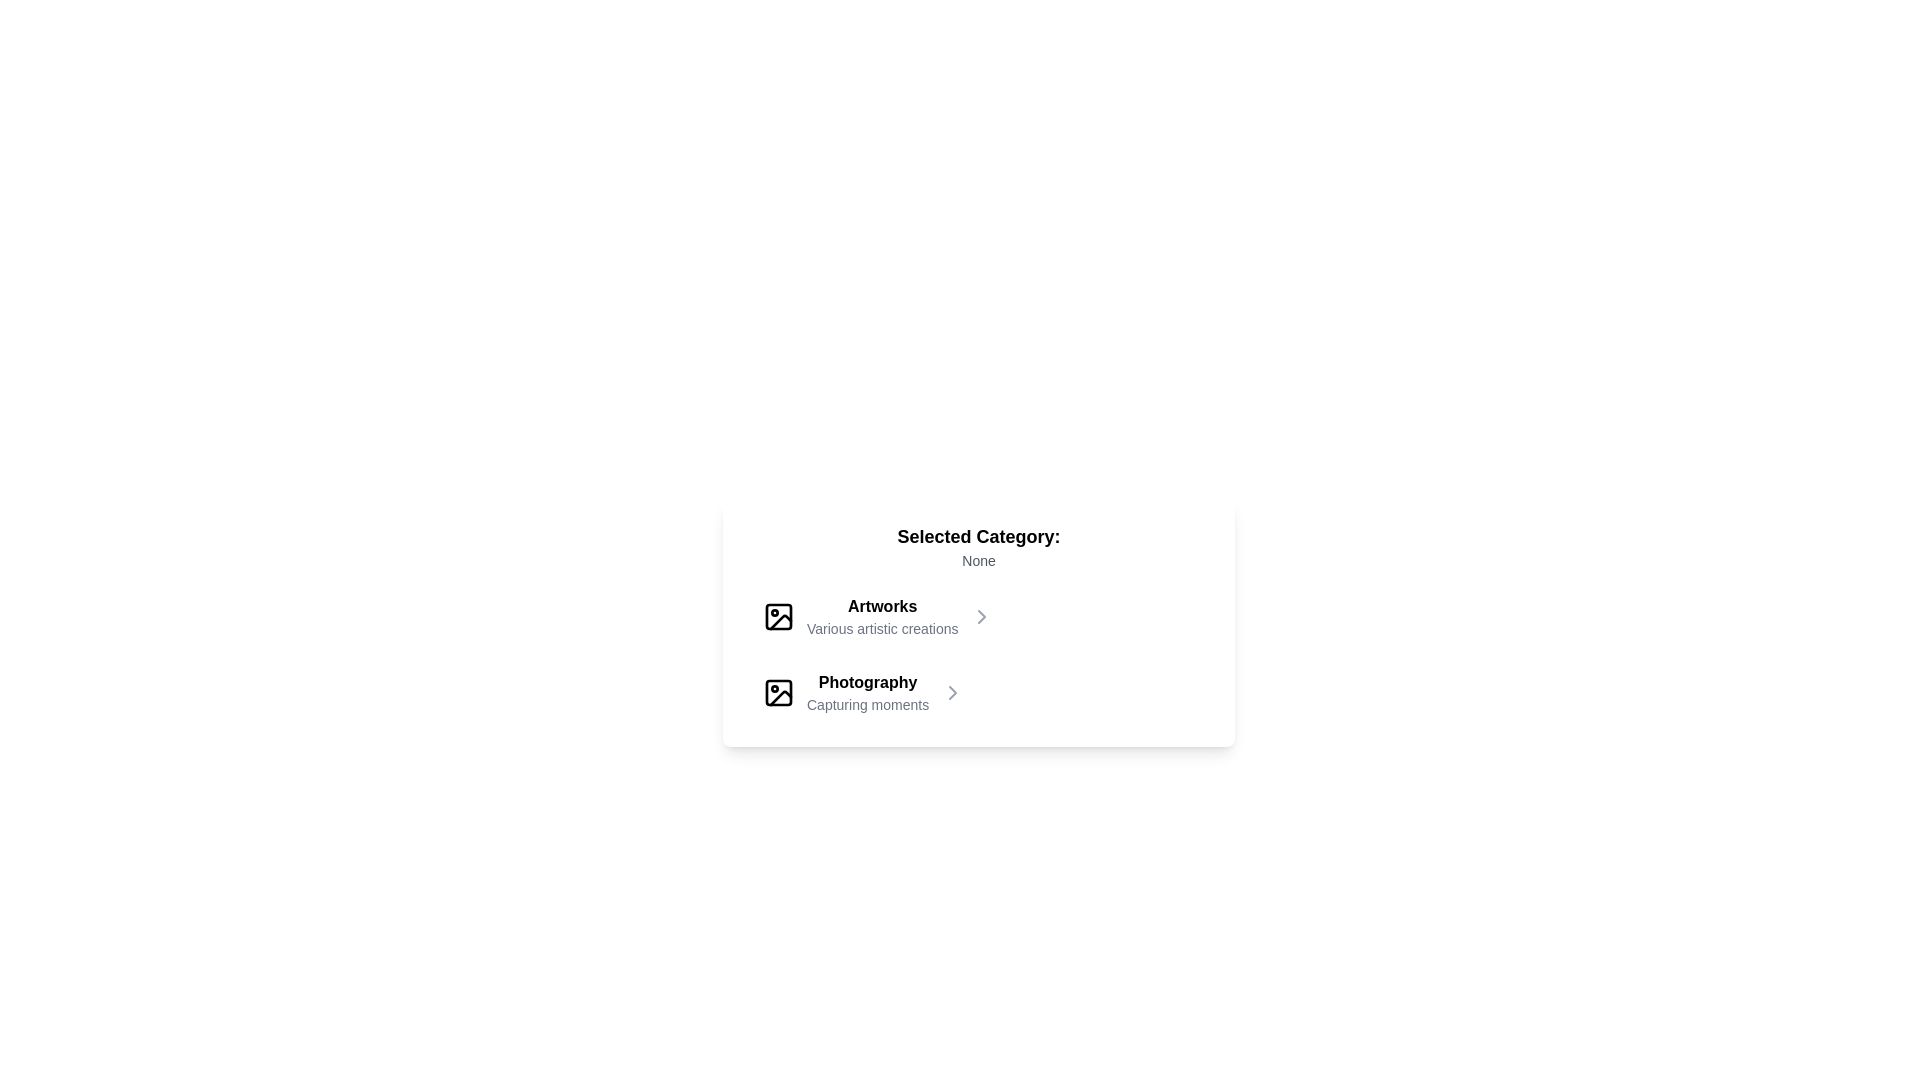 The image size is (1920, 1080). I want to click on displayed text from the rectangular block with a white background that has the header 'Selected Category:' and shows 'None' below it, as well as the options 'Artworks' and 'Photography', so click(979, 622).